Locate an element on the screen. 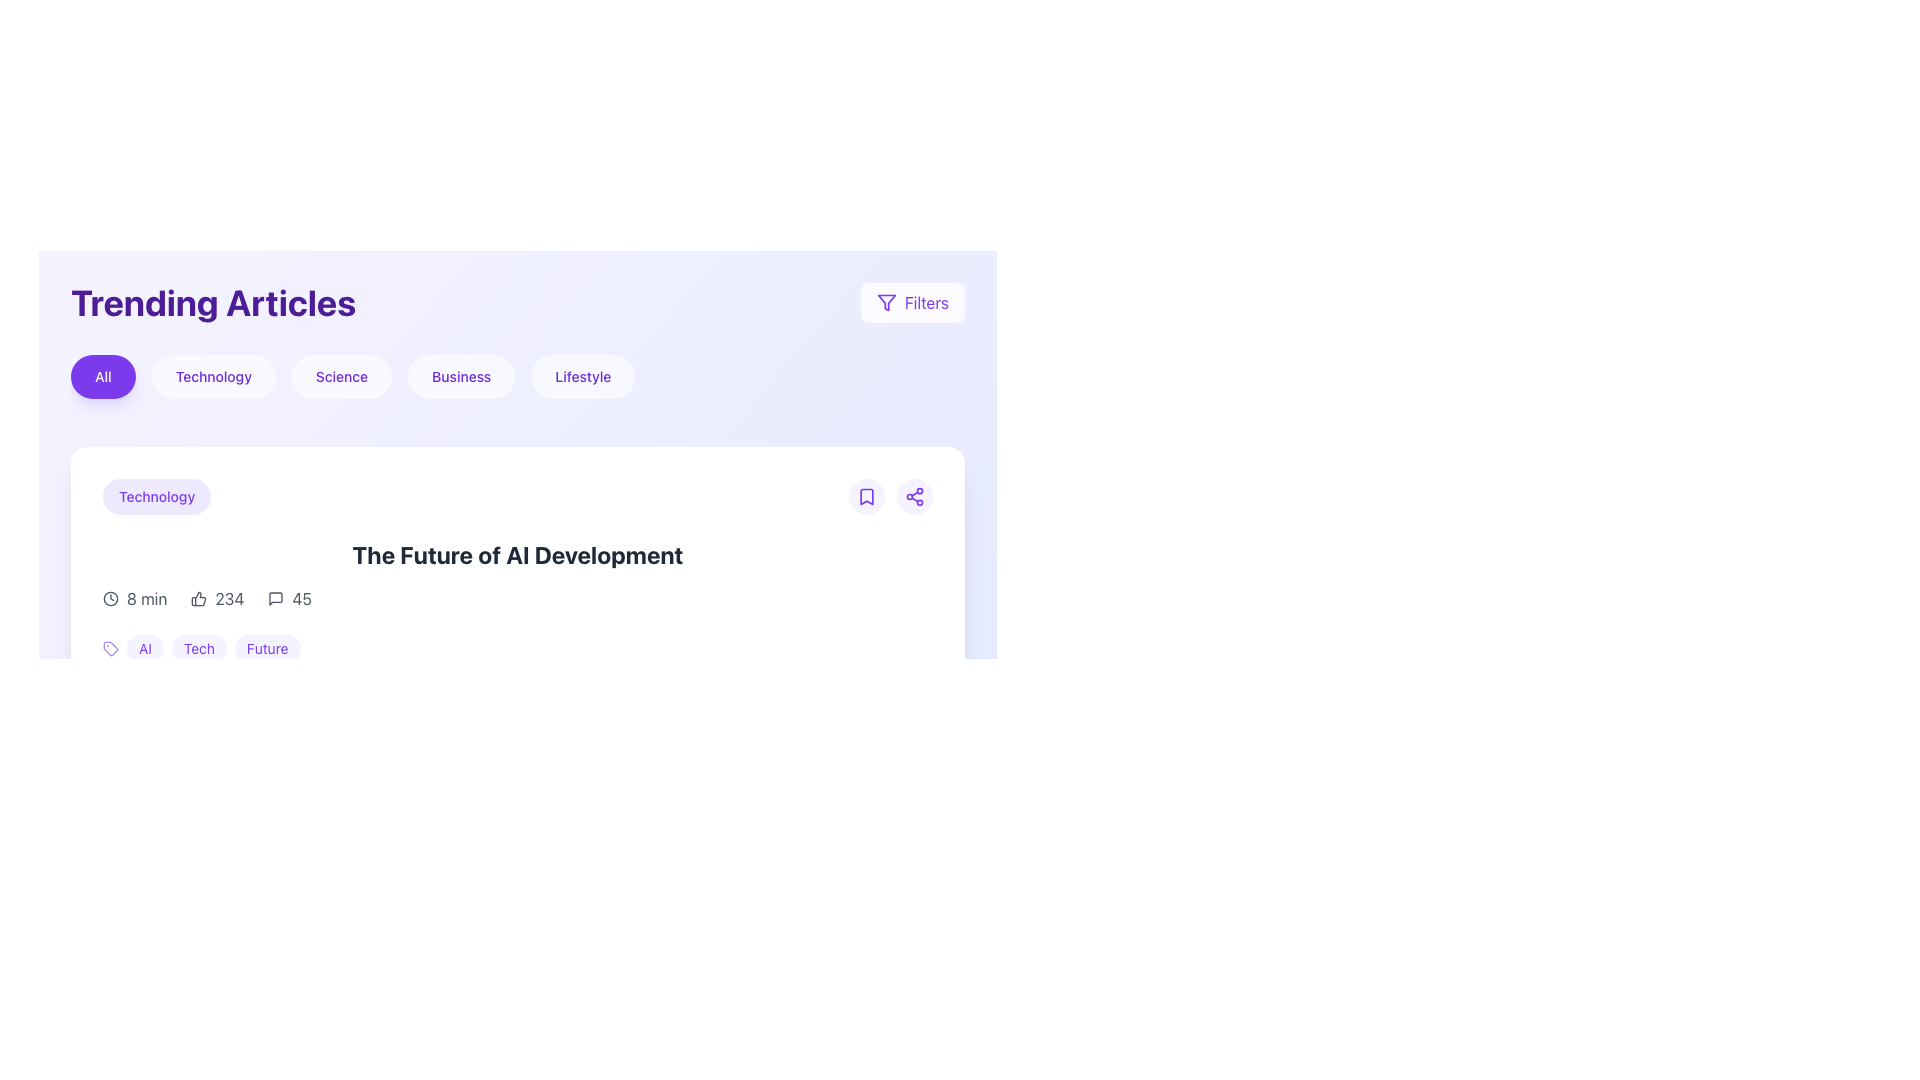 The image size is (1920, 1080). the second text label indicating the category 'Tech' beneath the article title is located at coordinates (199, 648).